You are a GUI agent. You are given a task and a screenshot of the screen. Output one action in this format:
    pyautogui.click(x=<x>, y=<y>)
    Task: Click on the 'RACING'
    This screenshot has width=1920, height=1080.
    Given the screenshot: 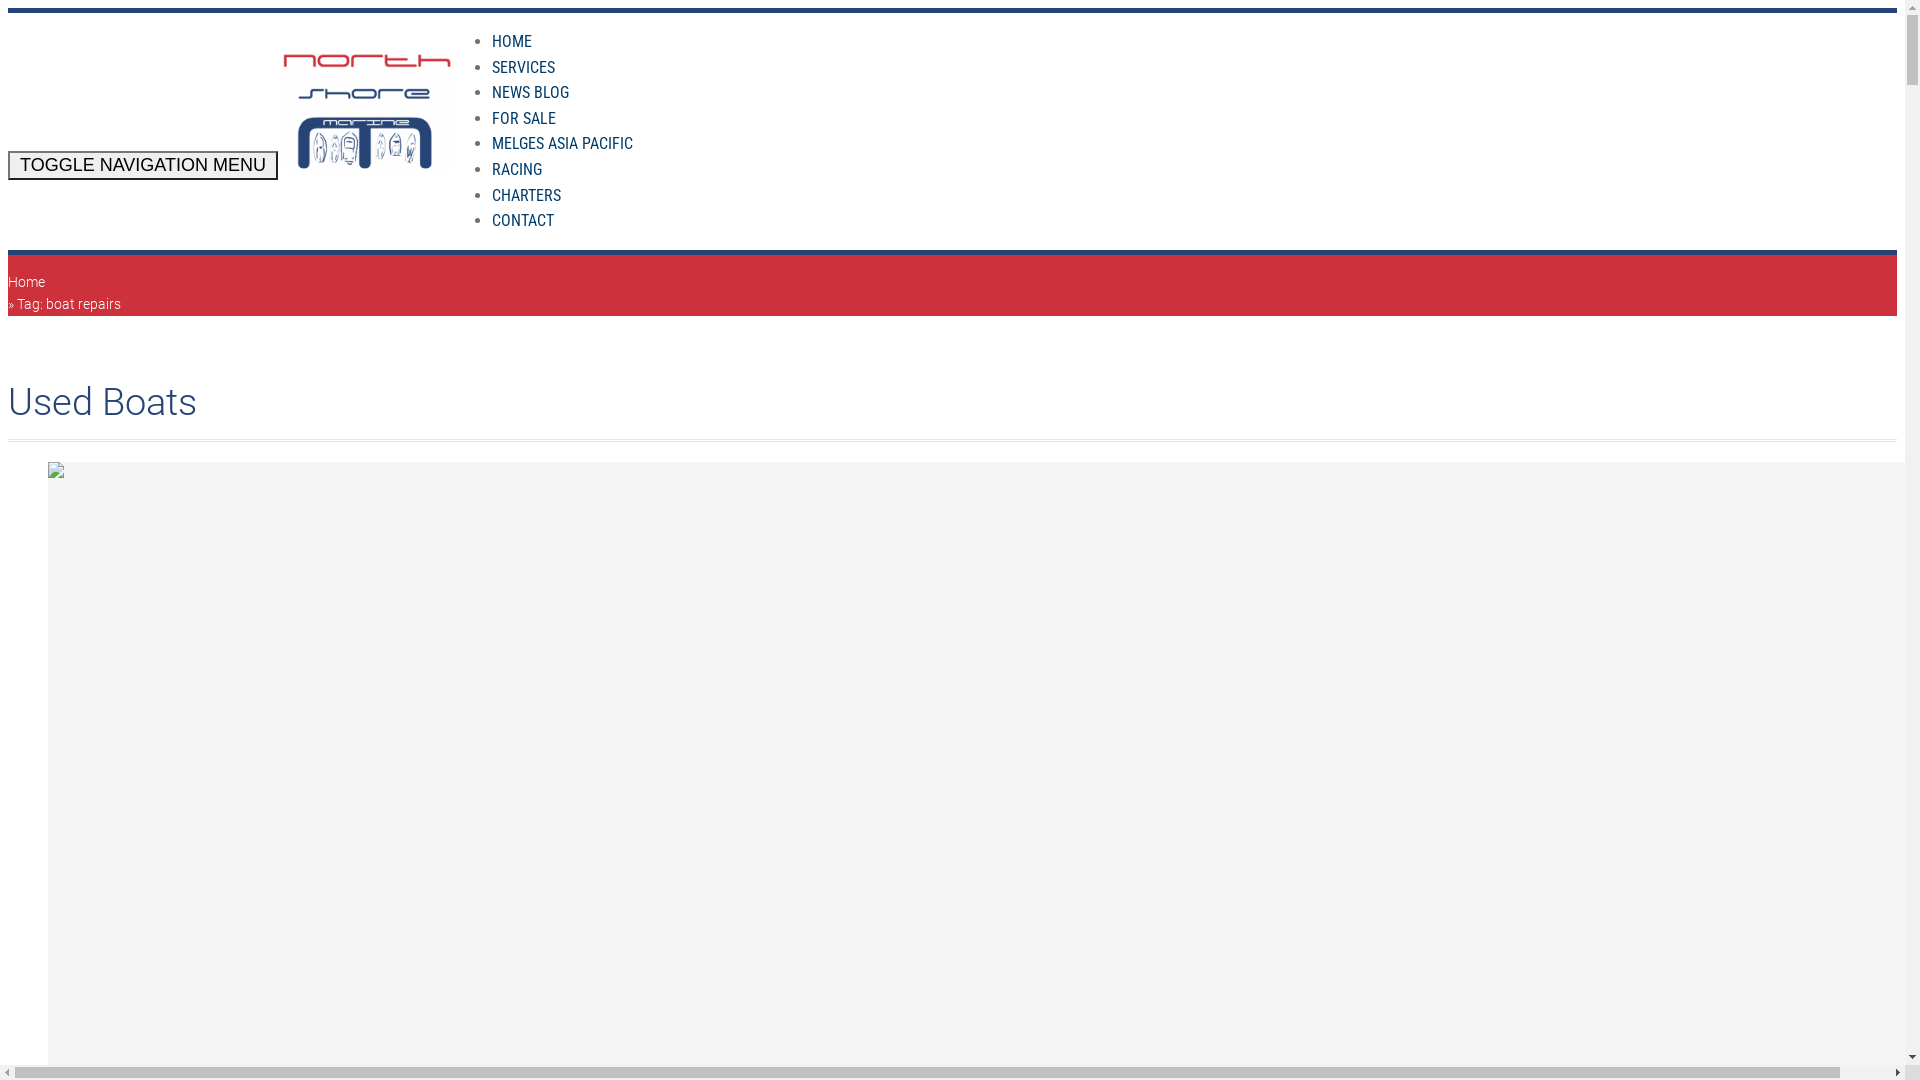 What is the action you would take?
    pyautogui.click(x=517, y=168)
    